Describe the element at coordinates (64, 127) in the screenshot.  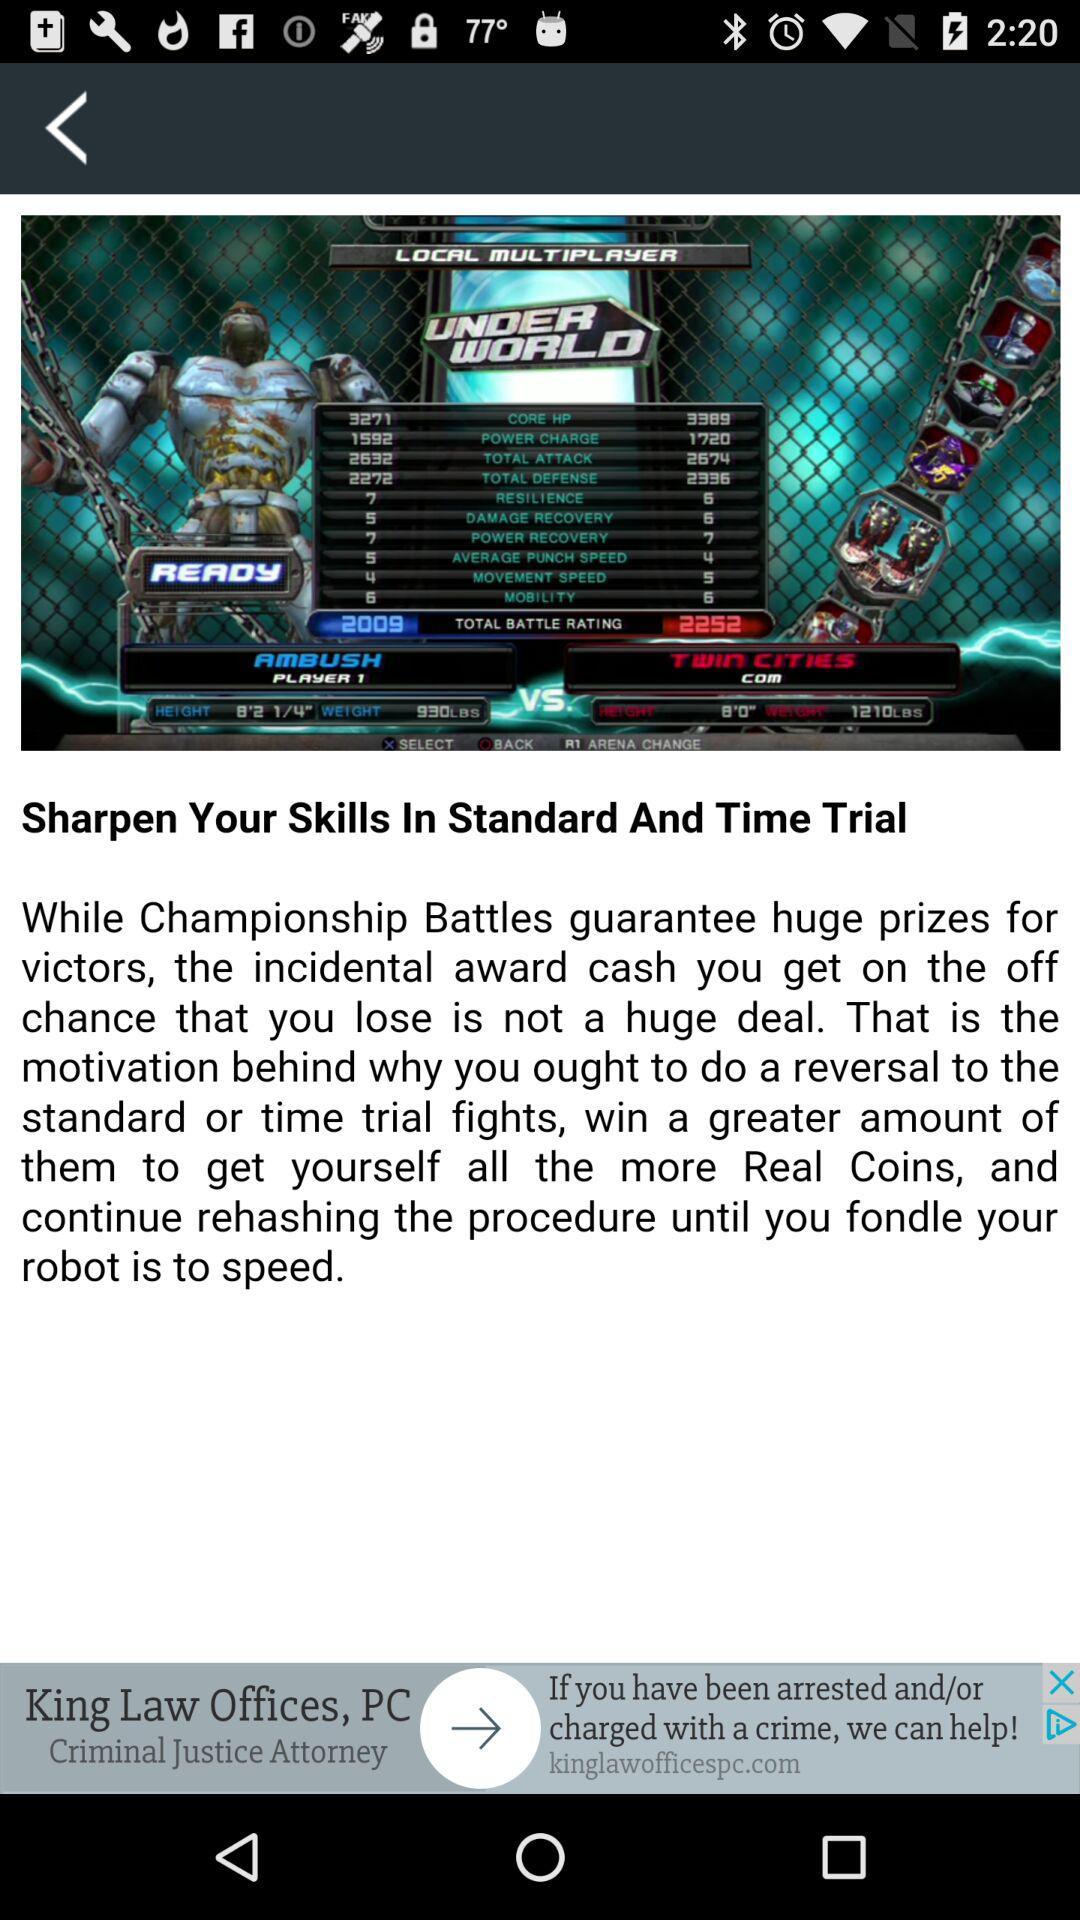
I see `go back` at that location.